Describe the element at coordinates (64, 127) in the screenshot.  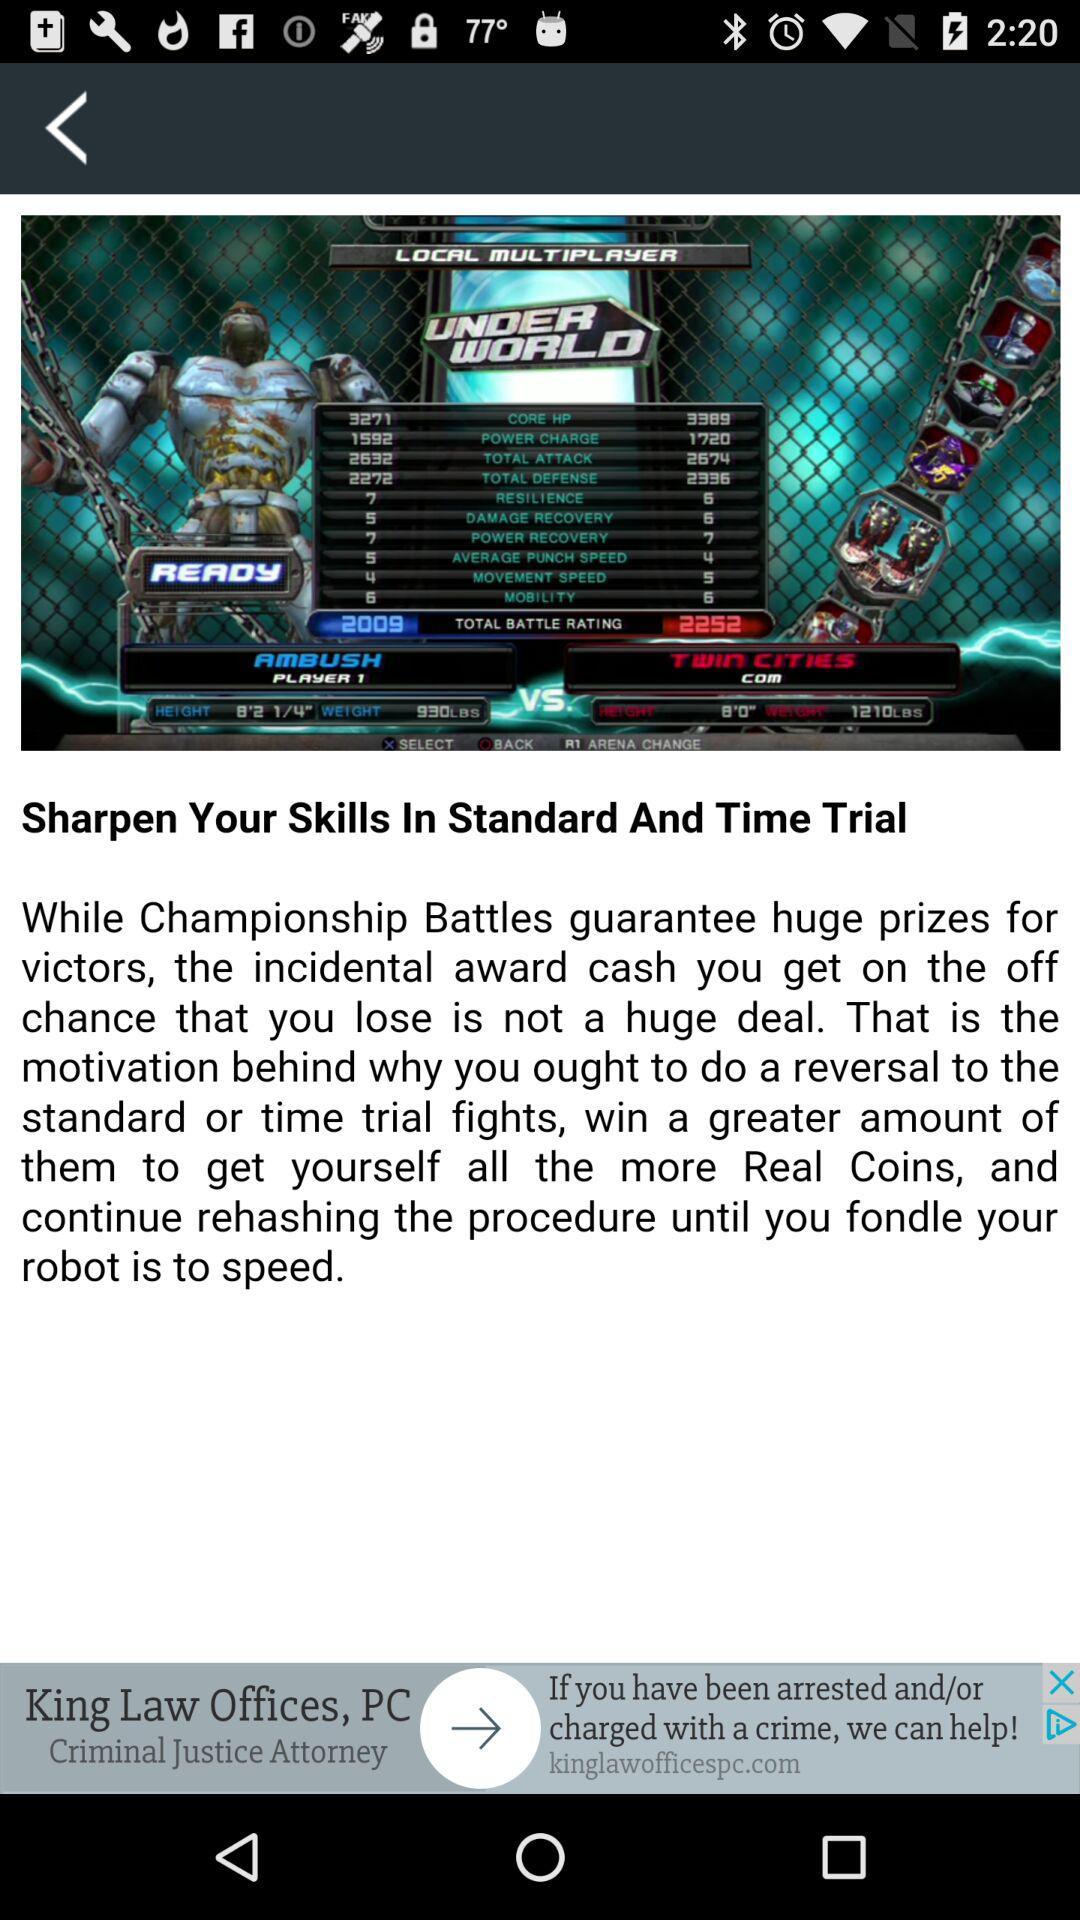
I see `go back` at that location.